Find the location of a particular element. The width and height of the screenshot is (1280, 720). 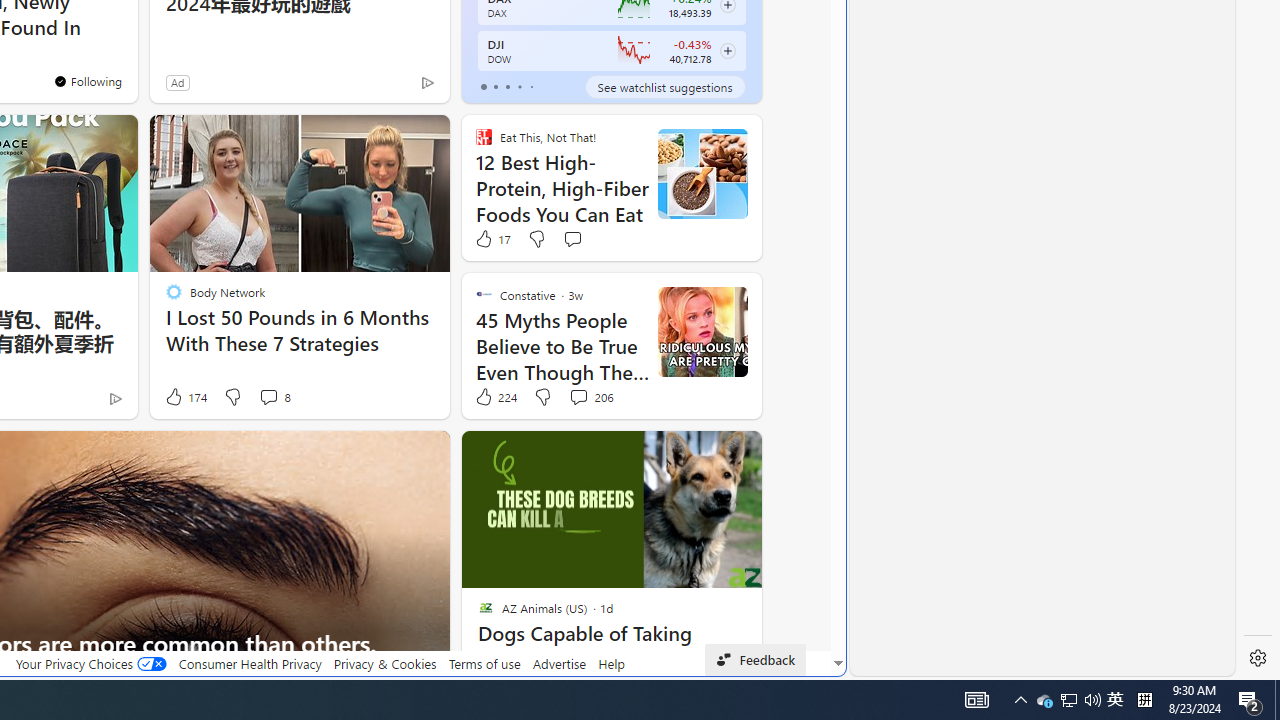

'Advertise' is located at coordinates (560, 663).